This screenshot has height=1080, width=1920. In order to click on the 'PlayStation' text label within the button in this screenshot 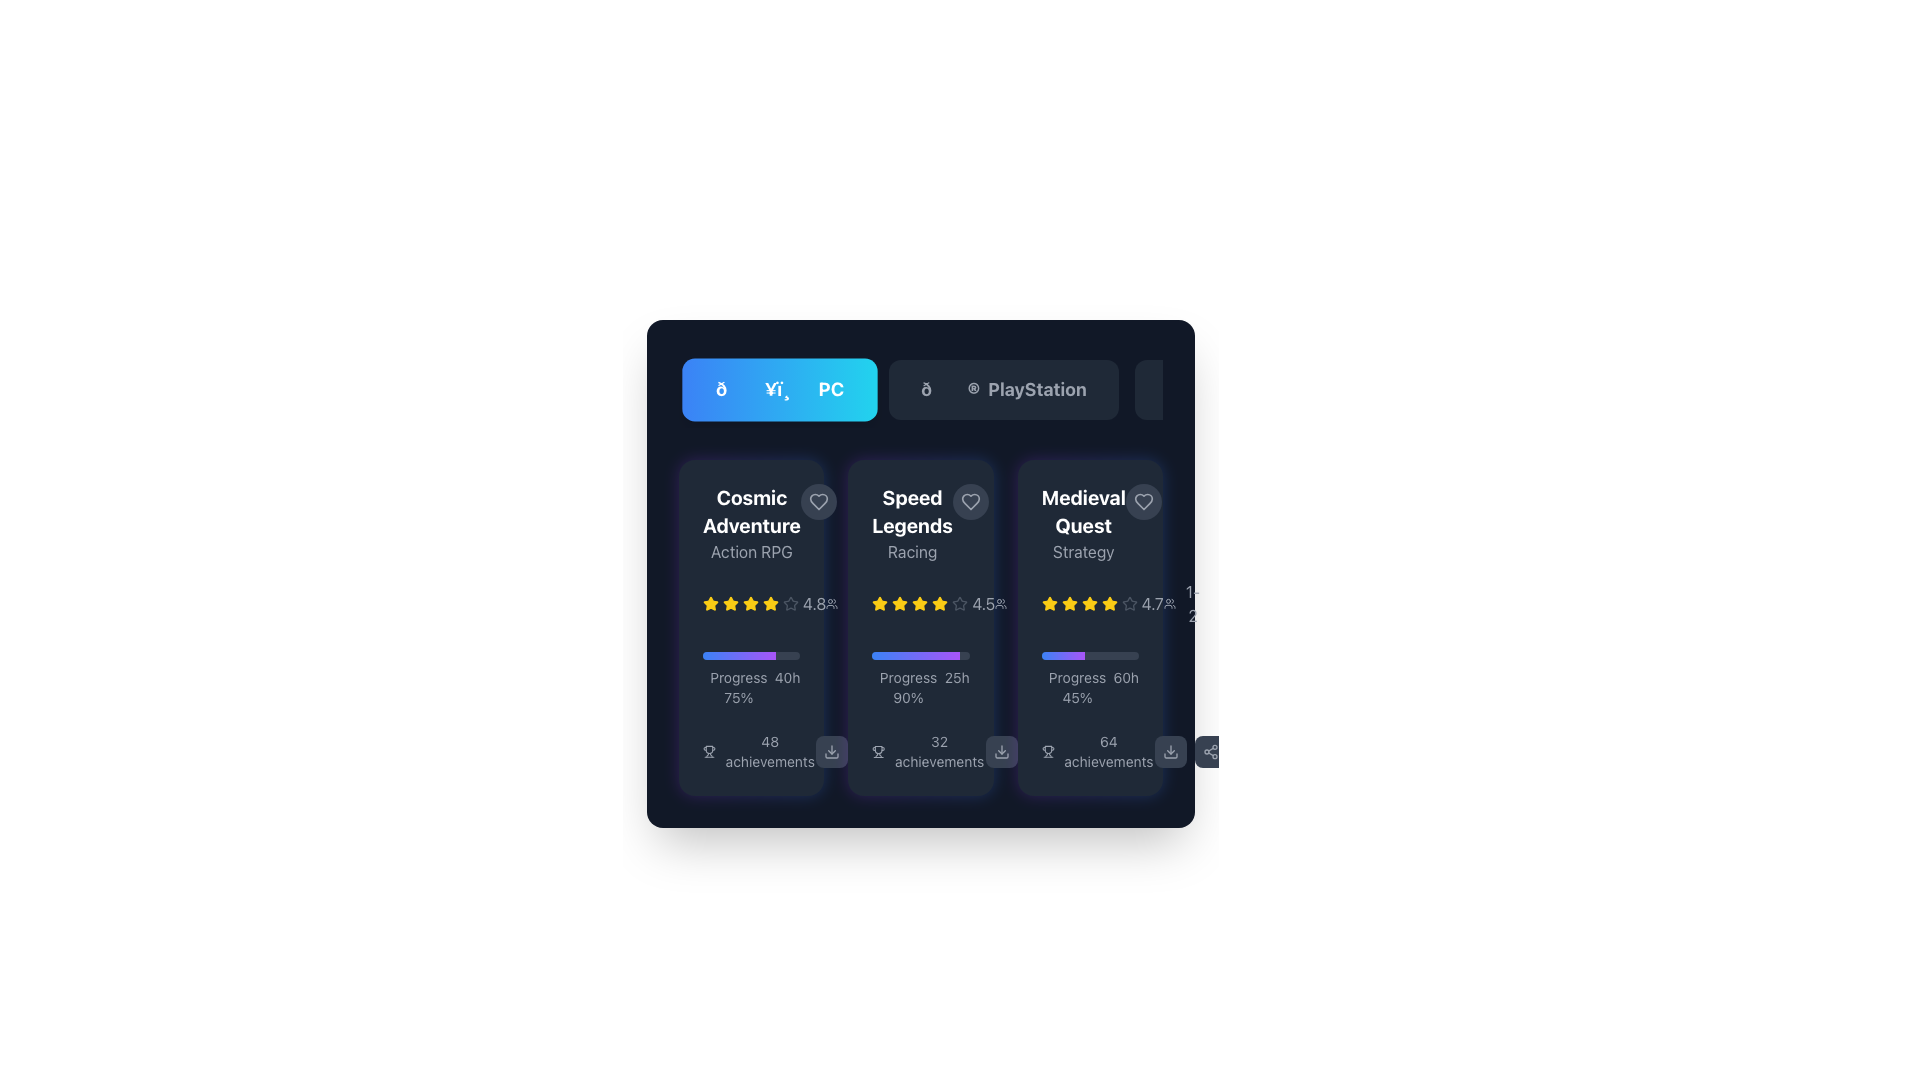, I will do `click(1037, 389)`.